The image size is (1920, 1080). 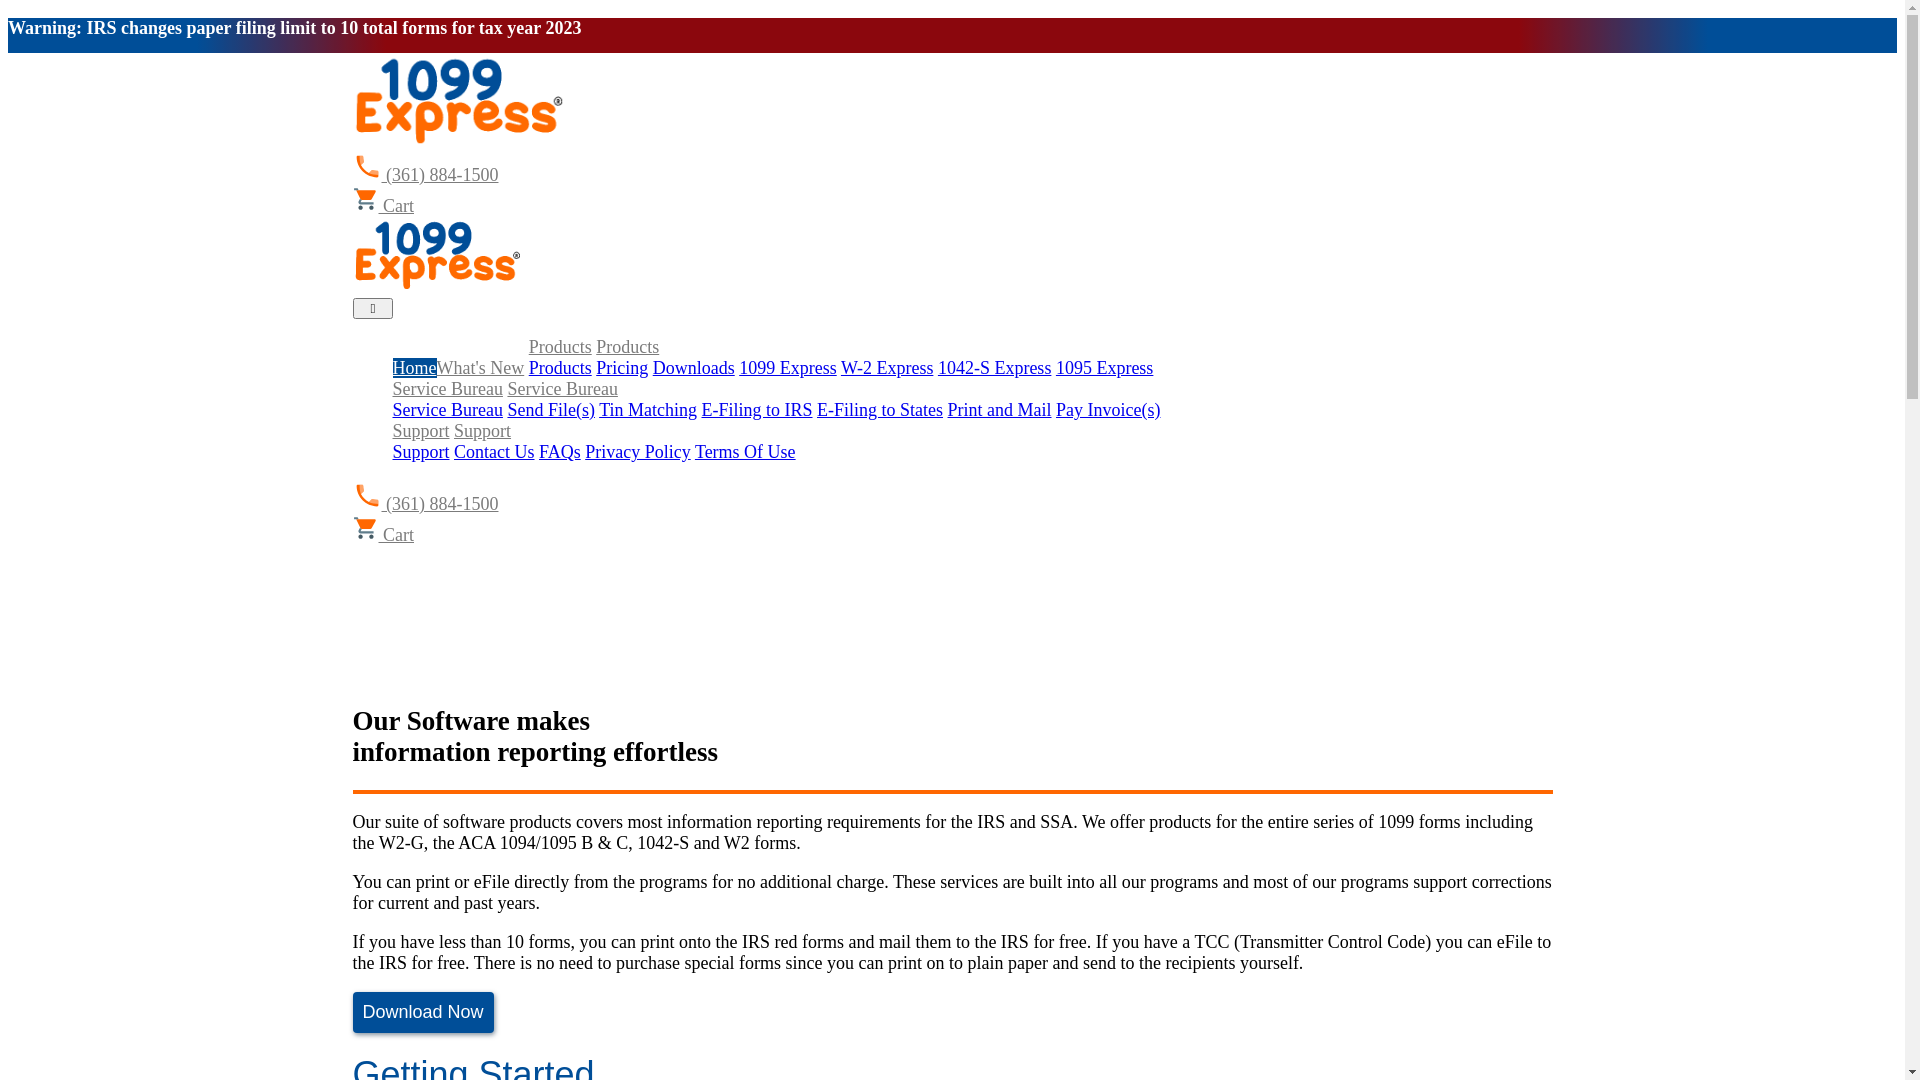 What do you see at coordinates (421, 1012) in the screenshot?
I see `'Download Now'` at bounding box center [421, 1012].